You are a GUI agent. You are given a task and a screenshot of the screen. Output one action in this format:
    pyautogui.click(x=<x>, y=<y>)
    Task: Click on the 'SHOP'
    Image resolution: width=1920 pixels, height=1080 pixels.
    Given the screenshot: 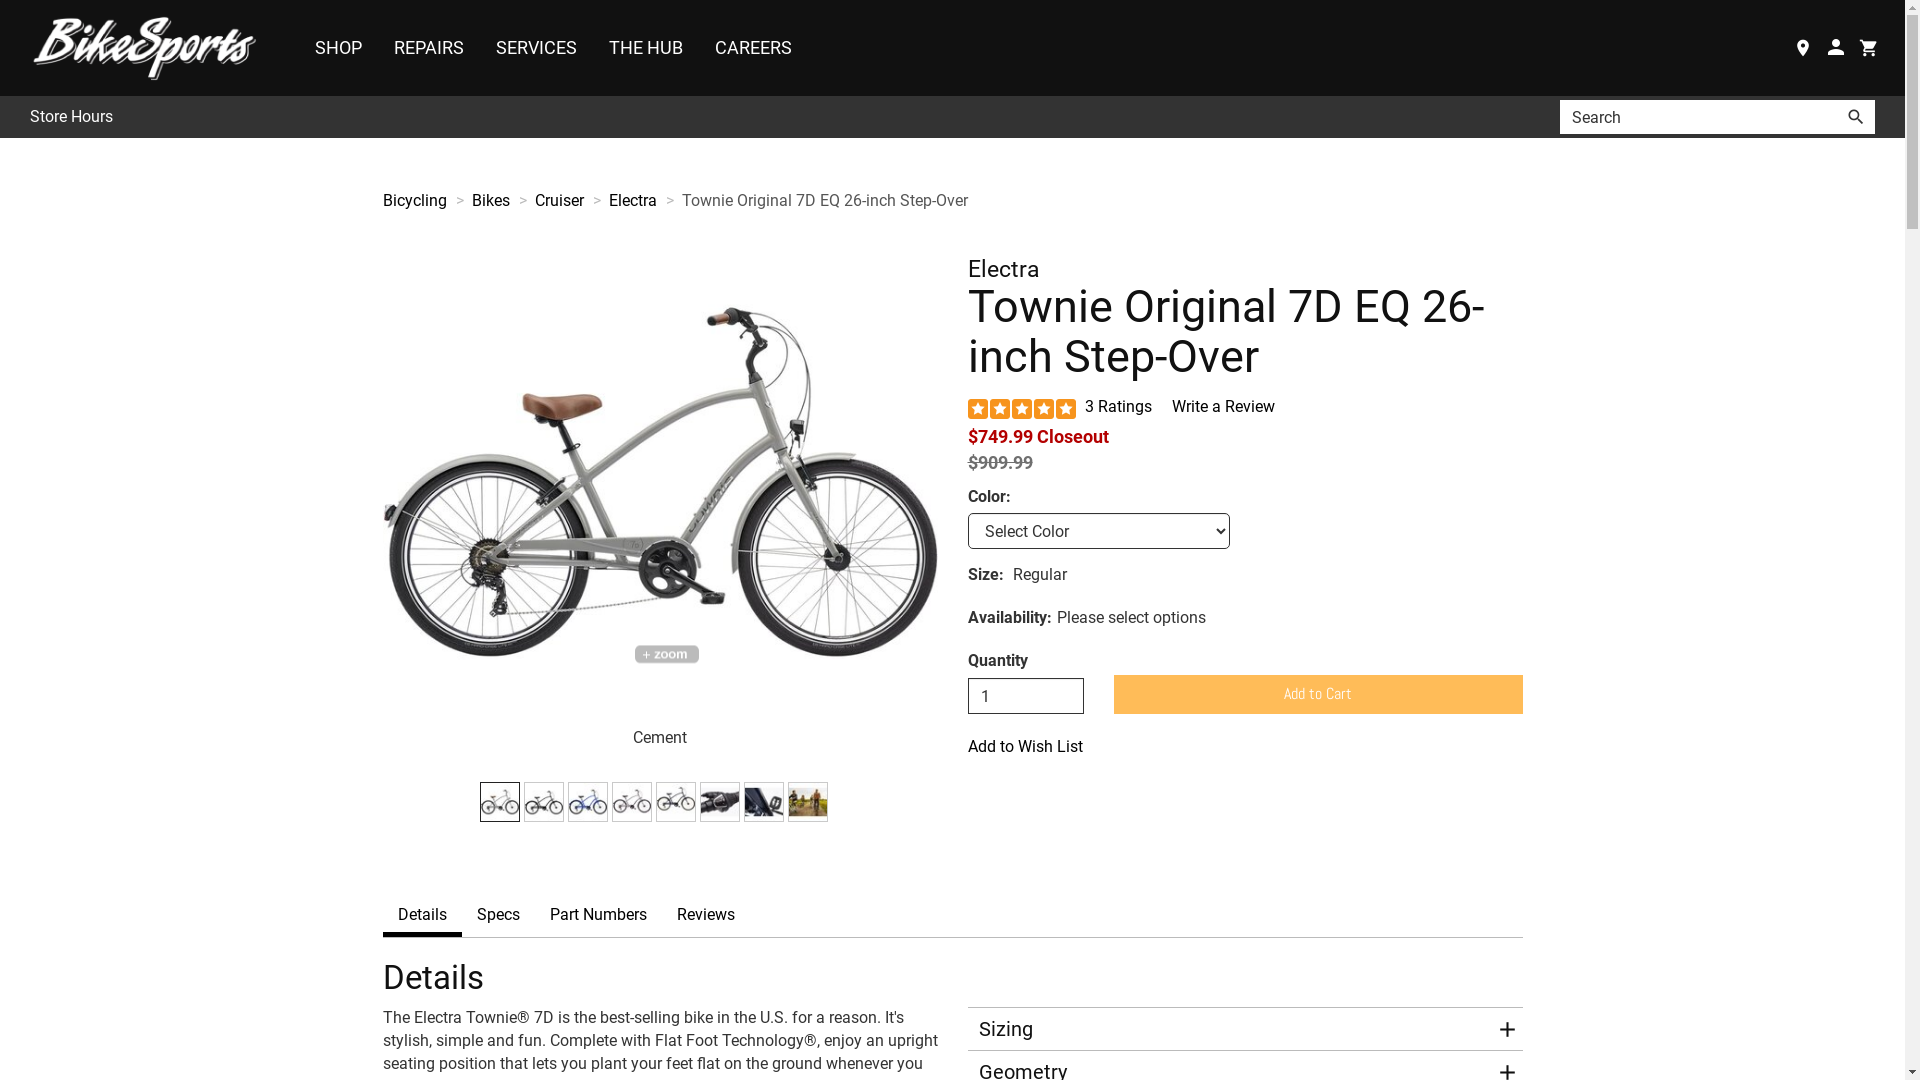 What is the action you would take?
    pyautogui.click(x=338, y=46)
    